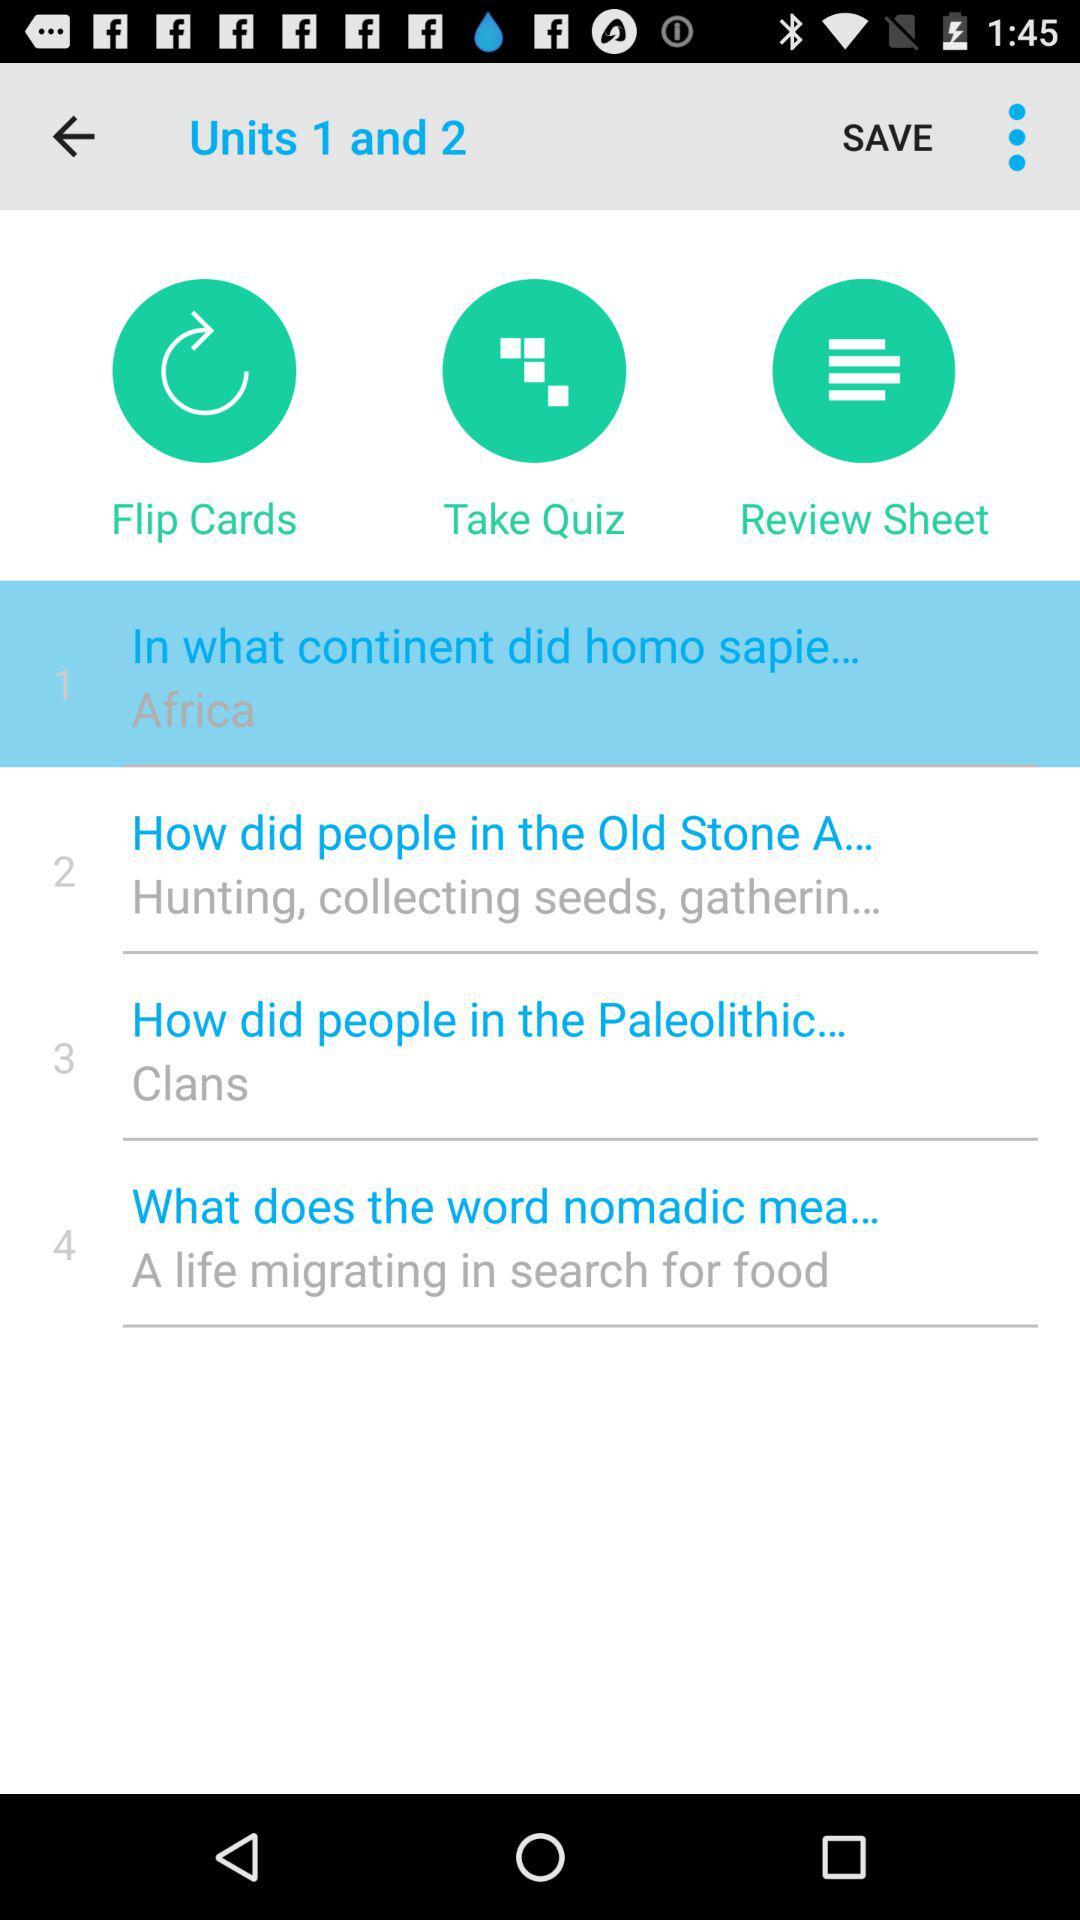 The width and height of the screenshot is (1080, 1920). Describe the element at coordinates (533, 517) in the screenshot. I see `the item to the right of flip cards item` at that location.